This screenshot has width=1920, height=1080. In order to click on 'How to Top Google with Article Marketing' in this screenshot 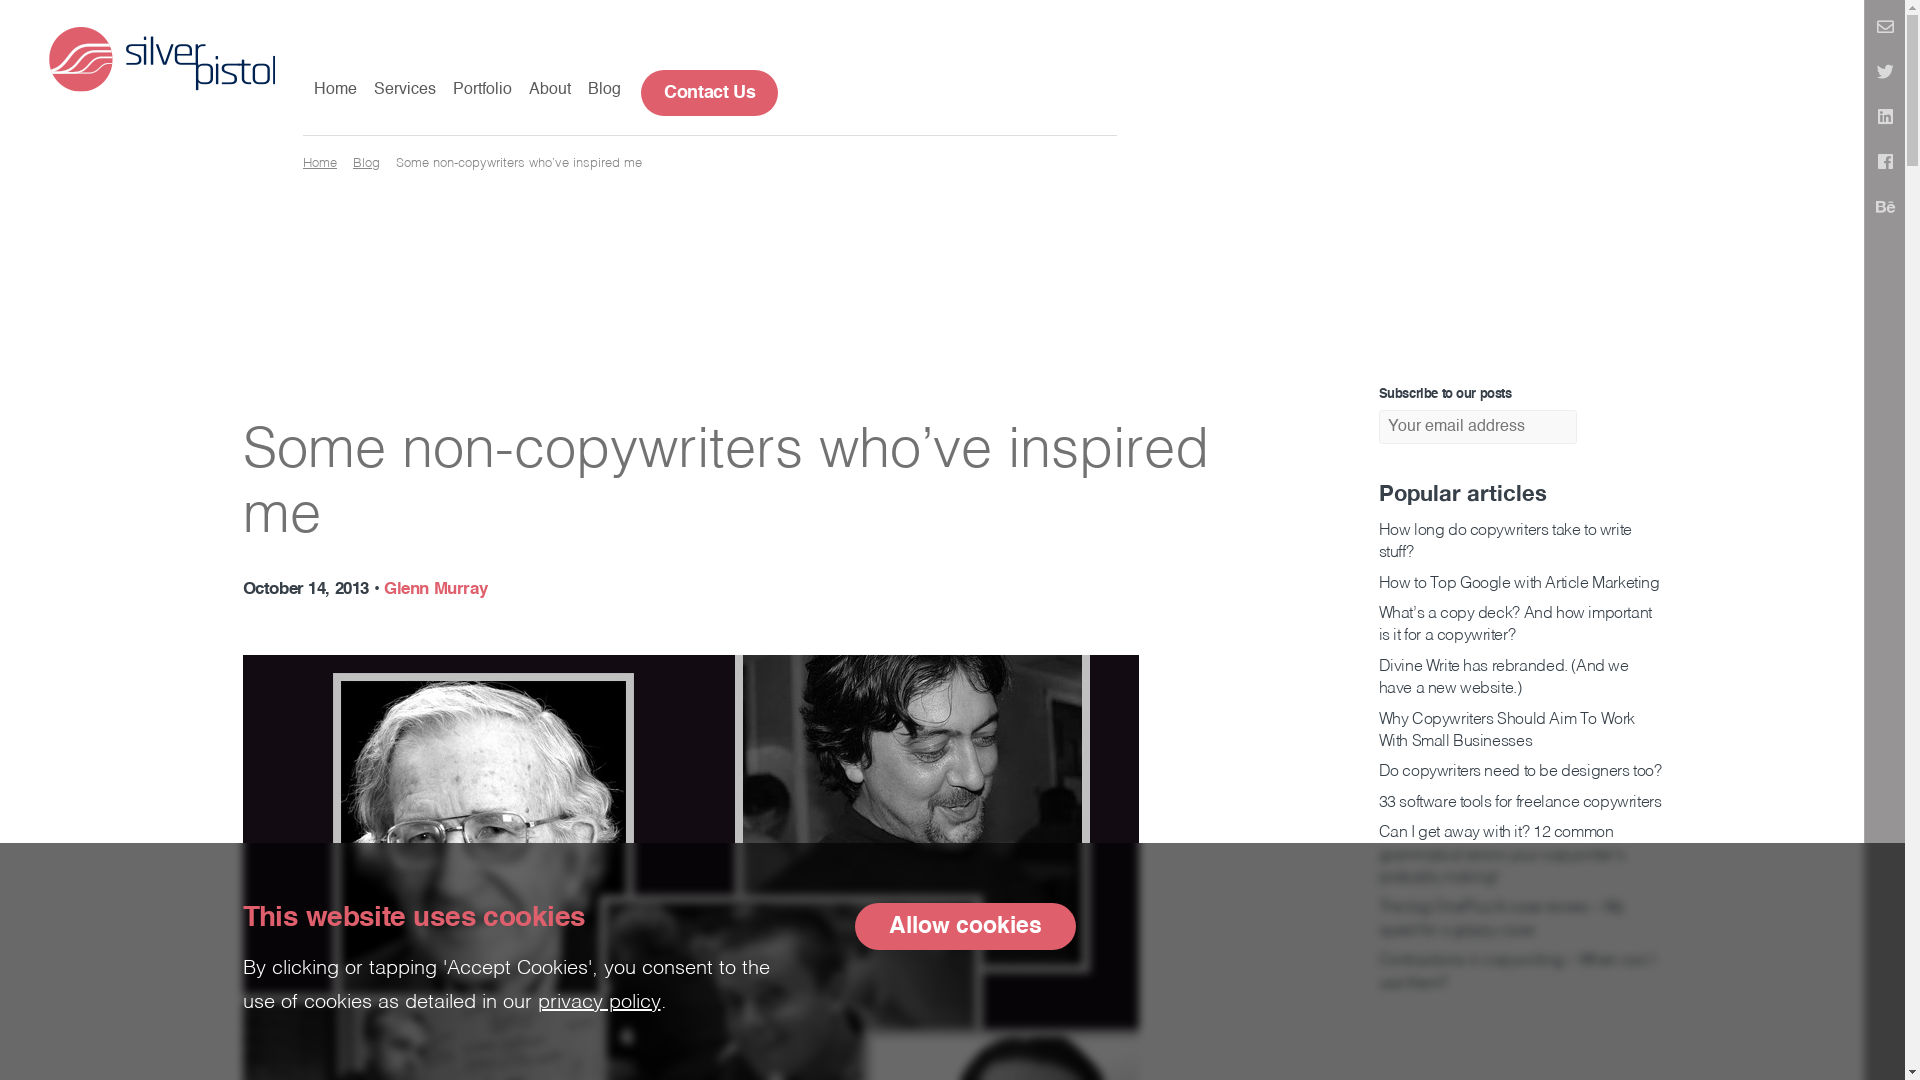, I will do `click(1518, 583)`.